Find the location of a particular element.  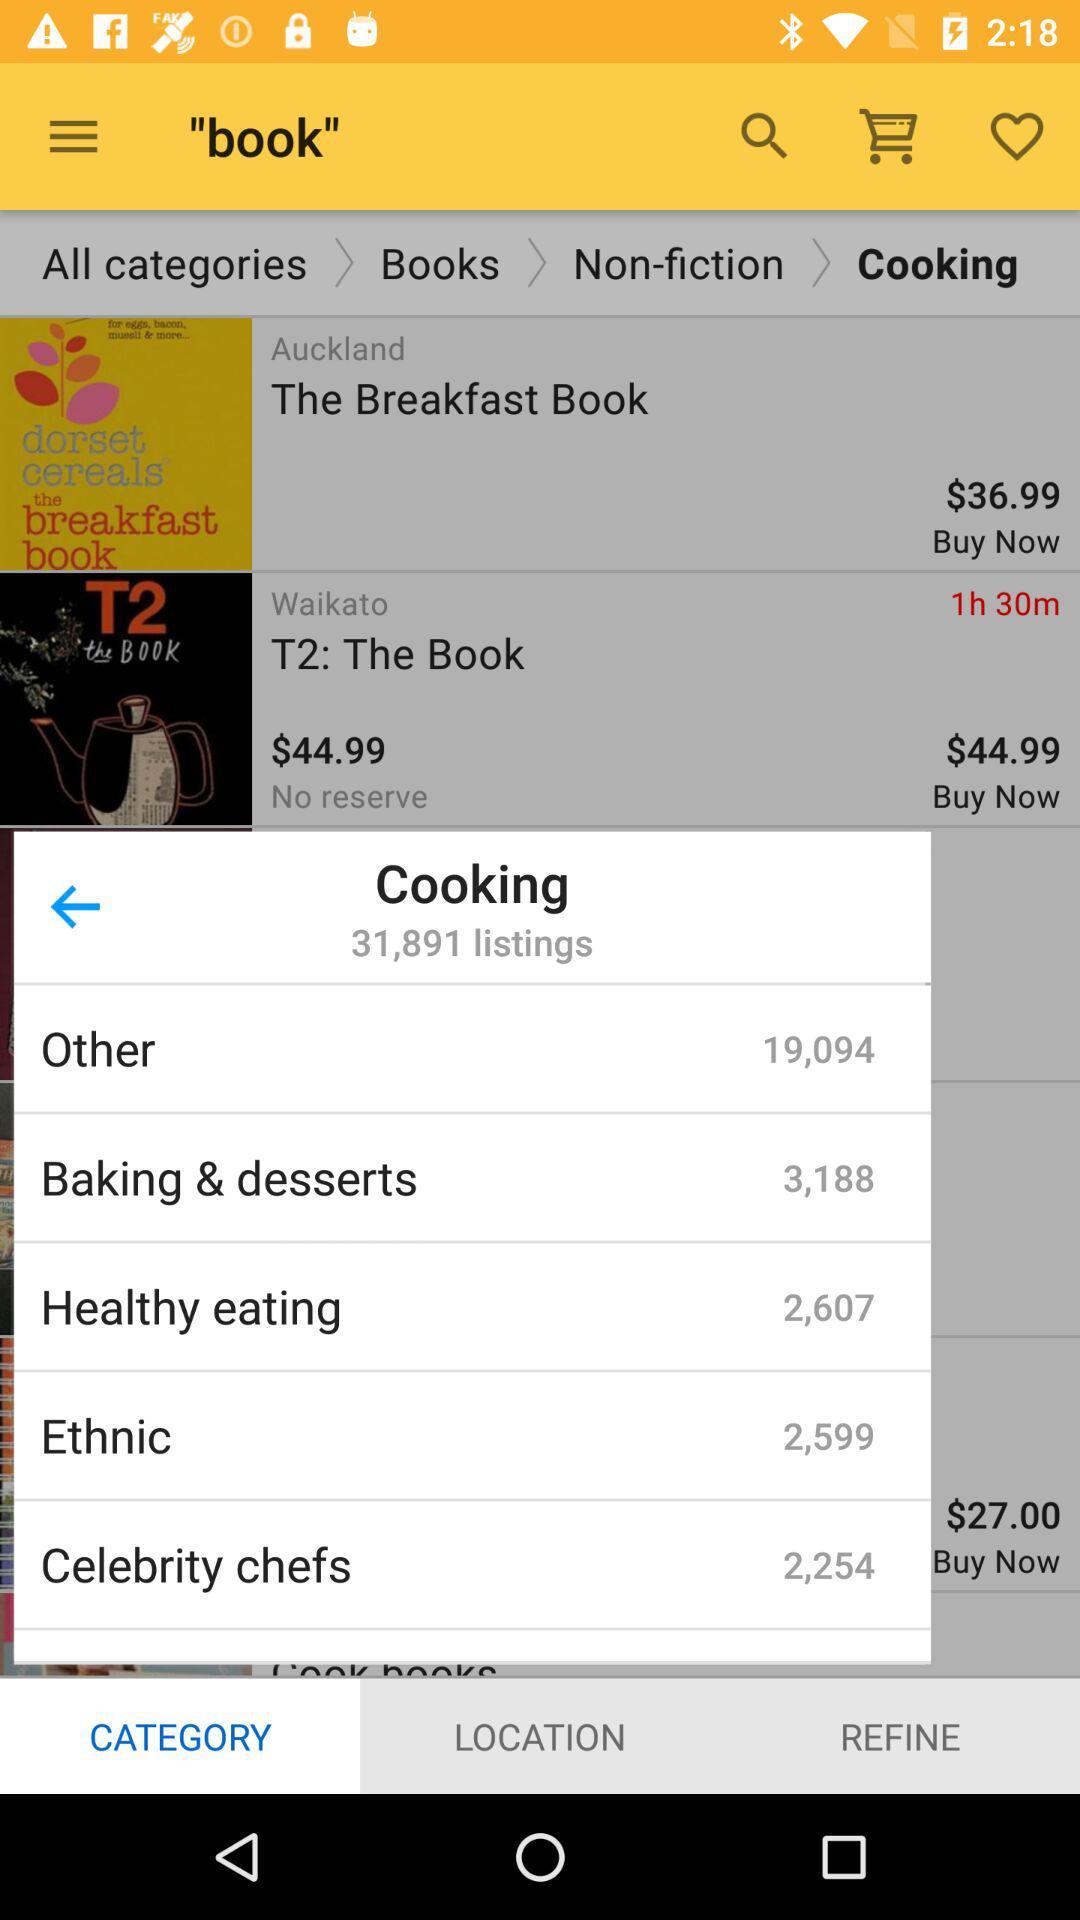

3,188 icon is located at coordinates (829, 1177).